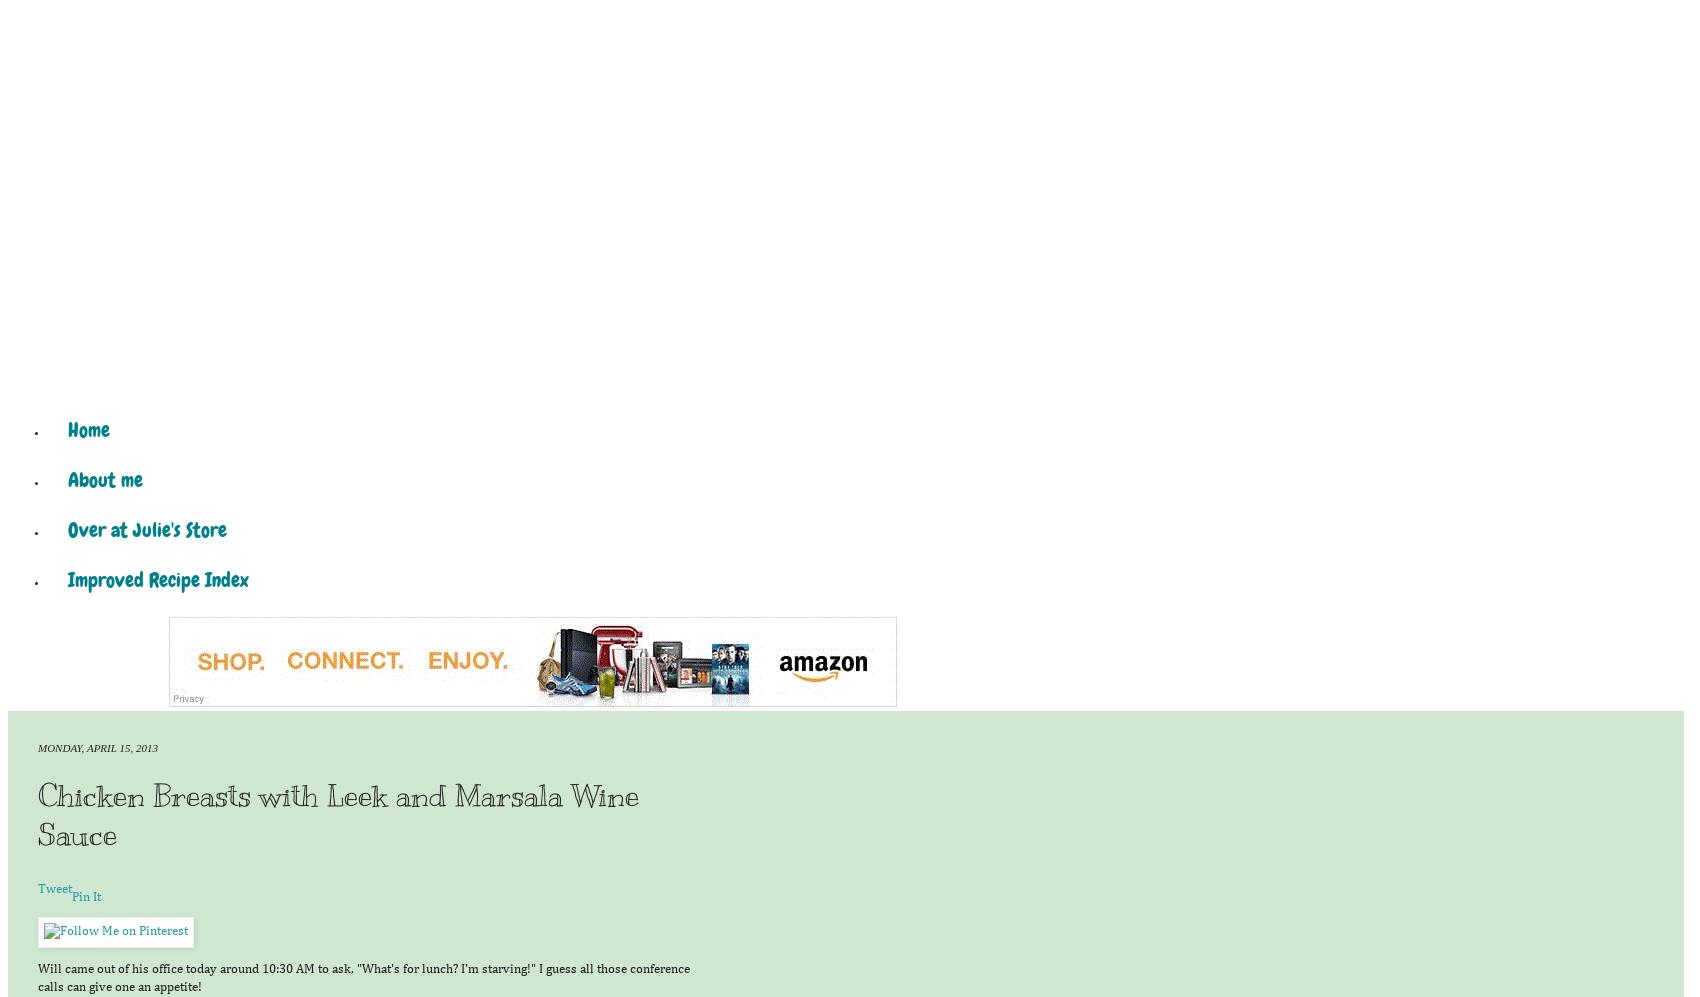 Image resolution: width=1700 pixels, height=997 pixels. Describe the element at coordinates (157, 579) in the screenshot. I see `'Improved Recipe Index'` at that location.